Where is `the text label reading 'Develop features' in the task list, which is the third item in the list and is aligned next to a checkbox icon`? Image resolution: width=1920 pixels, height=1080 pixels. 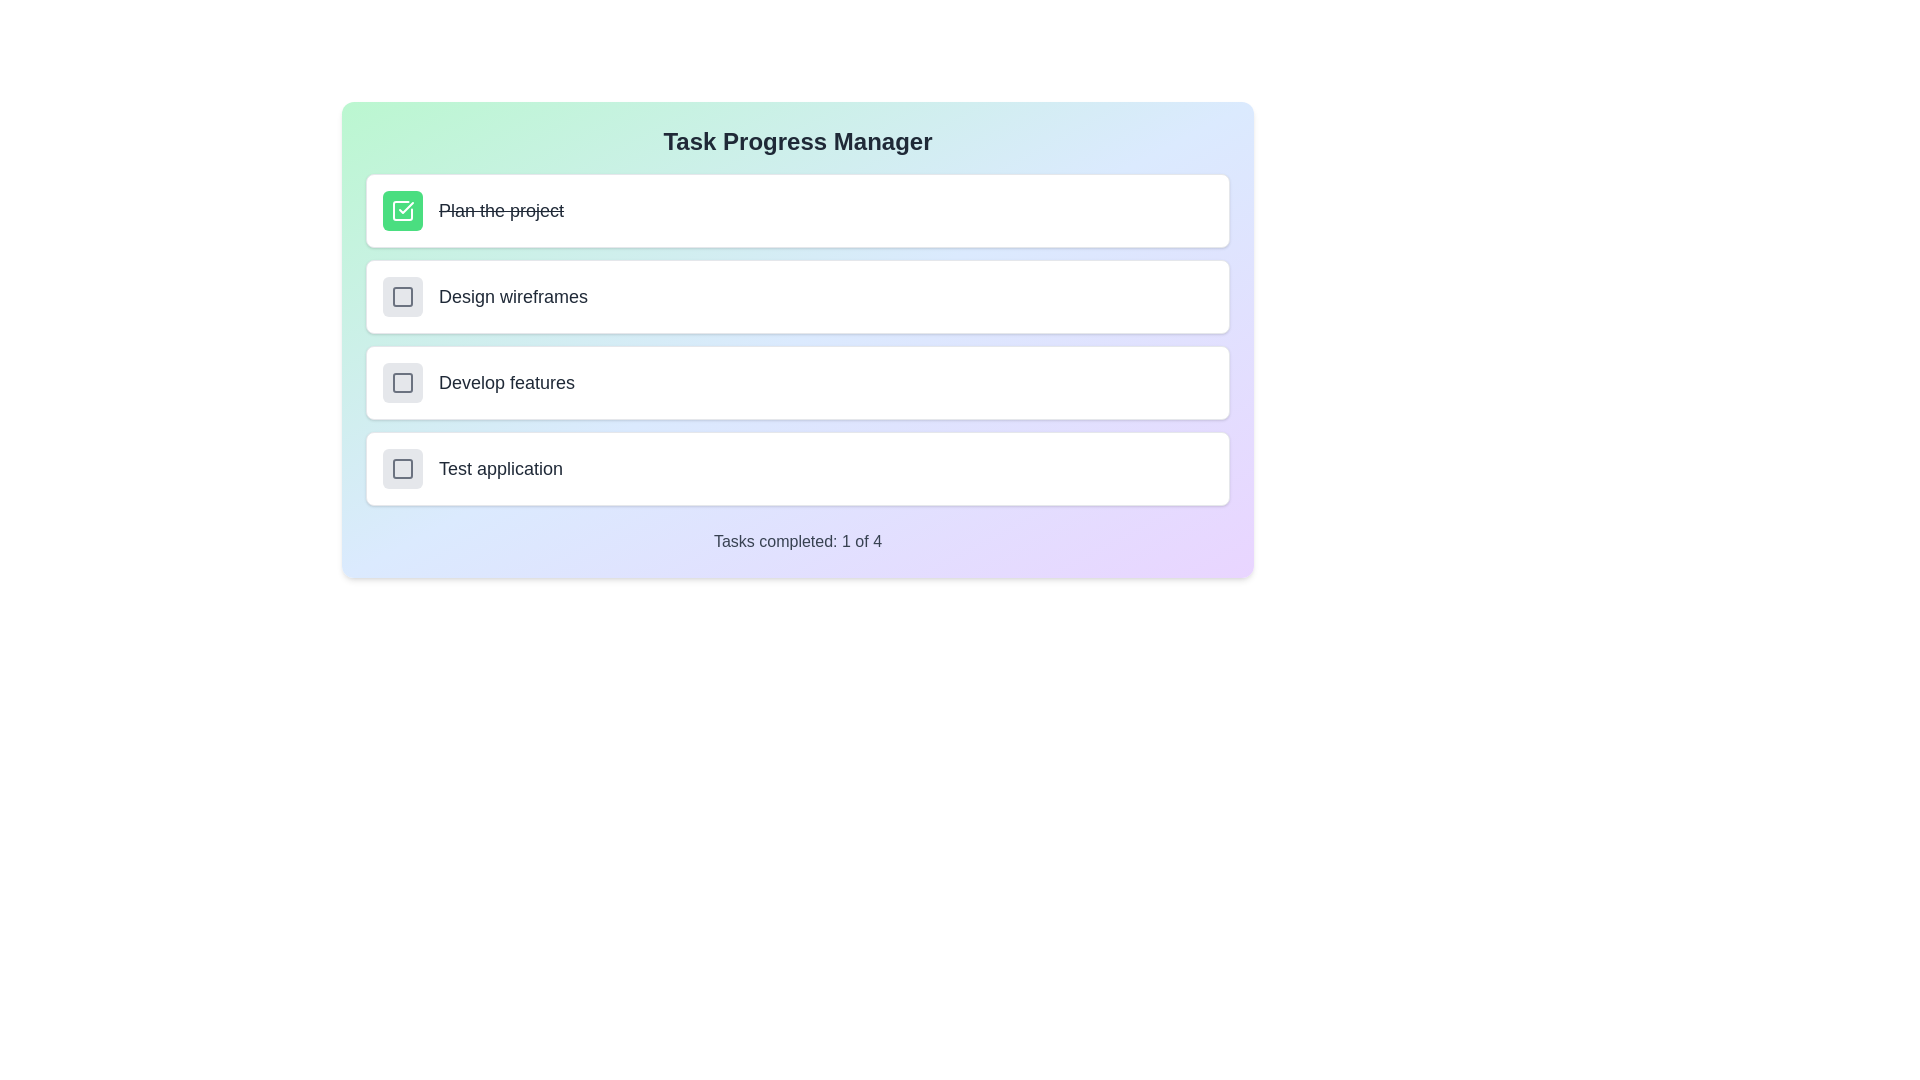
the text label reading 'Develop features' in the task list, which is the third item in the list and is aligned next to a checkbox icon is located at coordinates (507, 382).